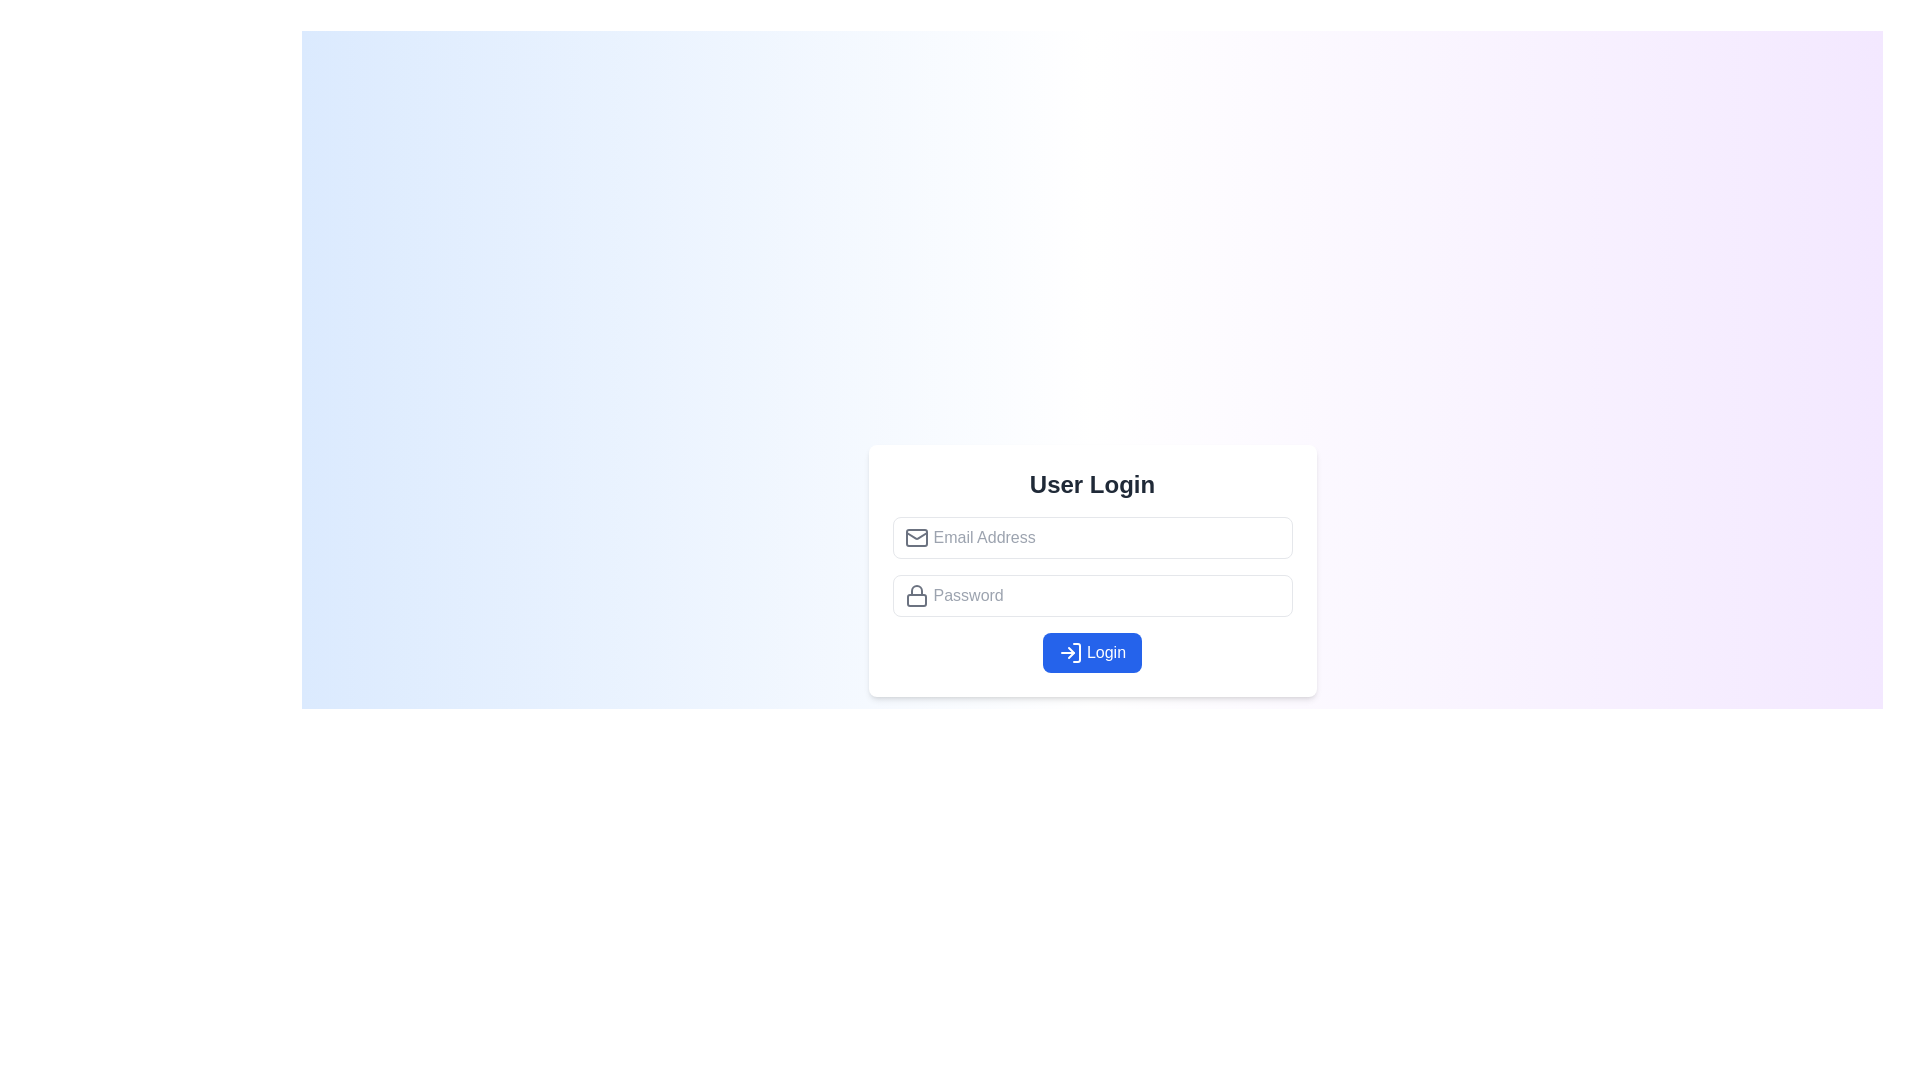 Image resolution: width=1920 pixels, height=1080 pixels. What do you see at coordinates (915, 589) in the screenshot?
I see `the upper part of the padlock icon in the login form, which is styled with a clean design and located next to the password input field` at bounding box center [915, 589].